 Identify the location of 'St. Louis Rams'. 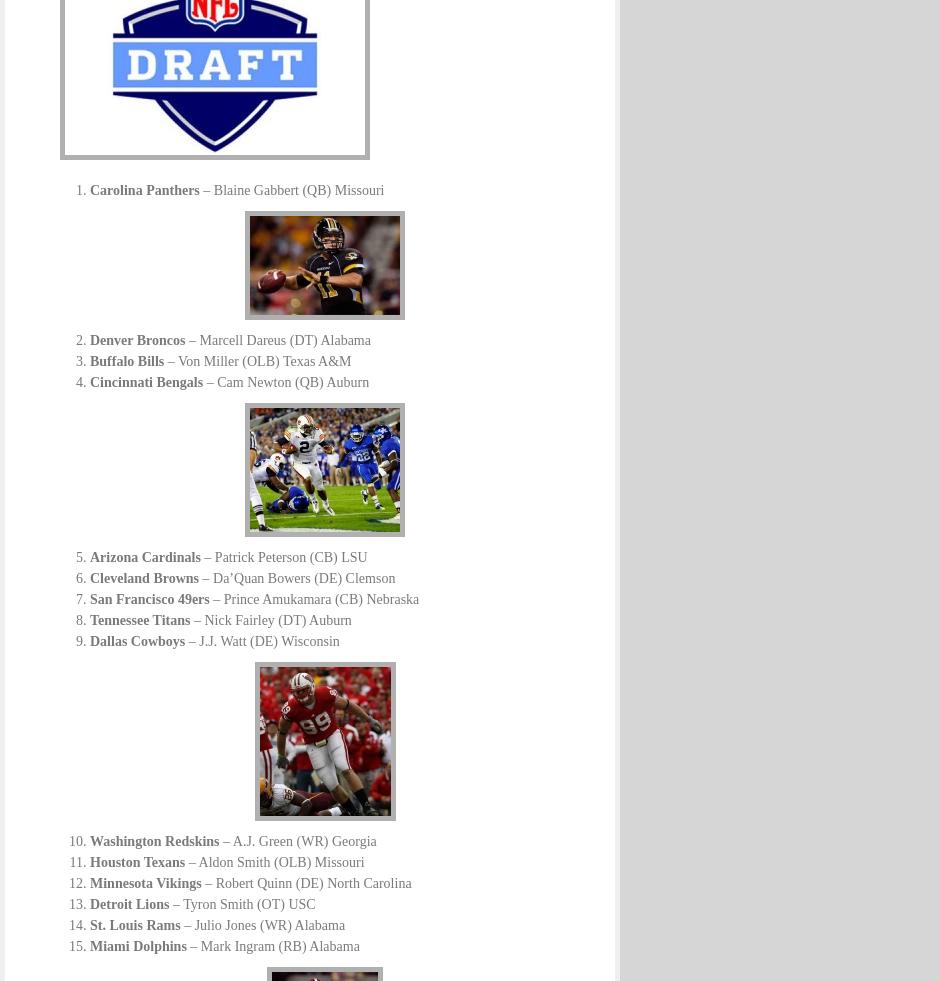
(135, 925).